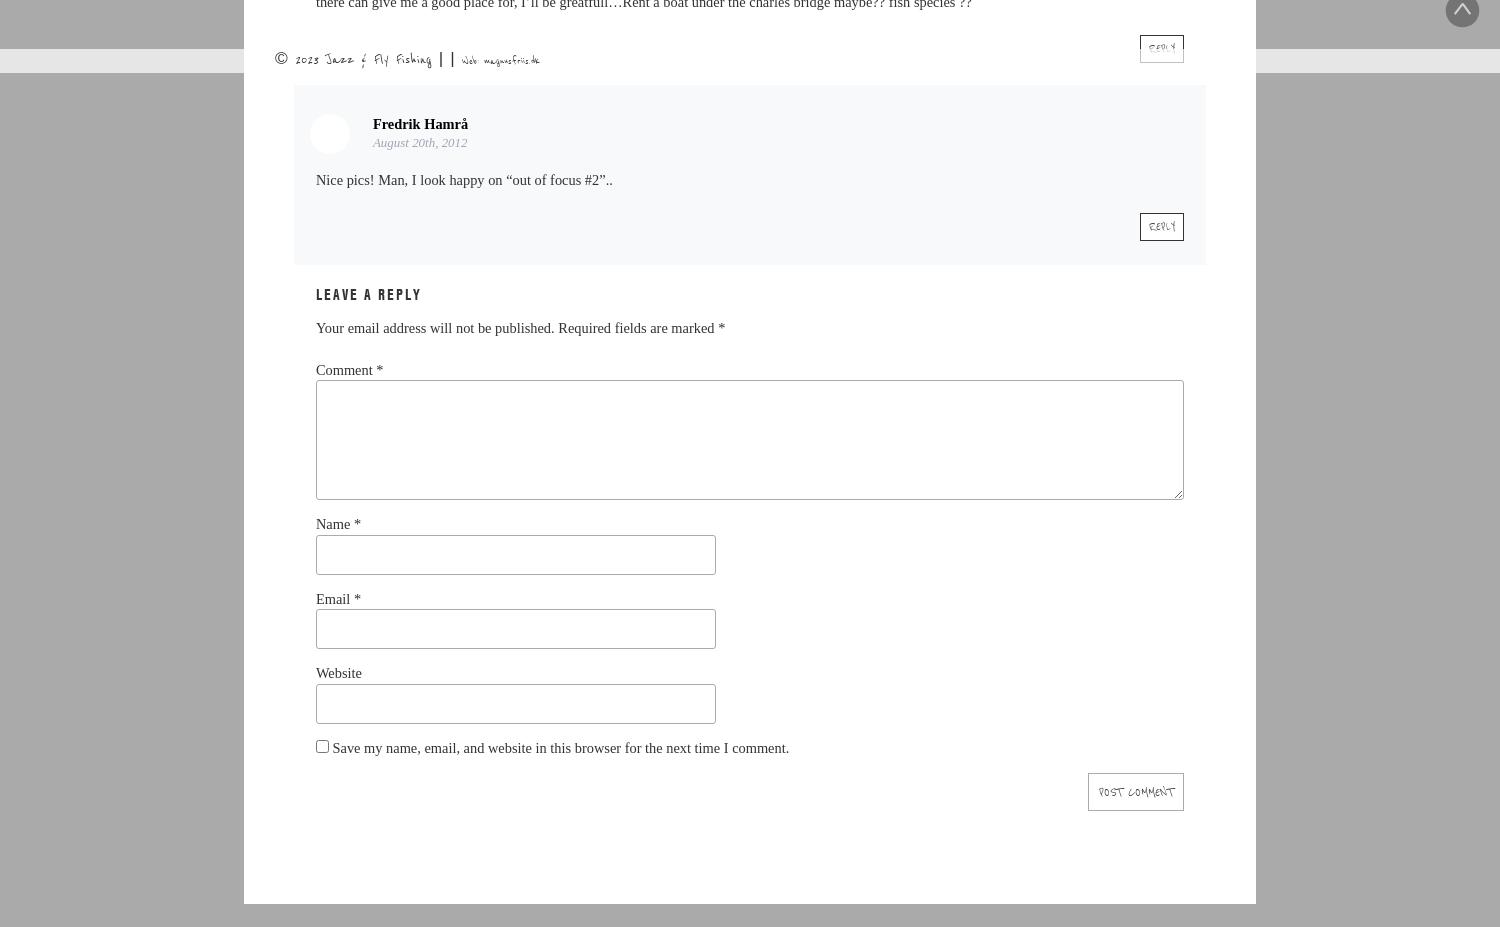 Image resolution: width=1500 pixels, height=927 pixels. What do you see at coordinates (371, 123) in the screenshot?
I see `'Fredrik Hamrå'` at bounding box center [371, 123].